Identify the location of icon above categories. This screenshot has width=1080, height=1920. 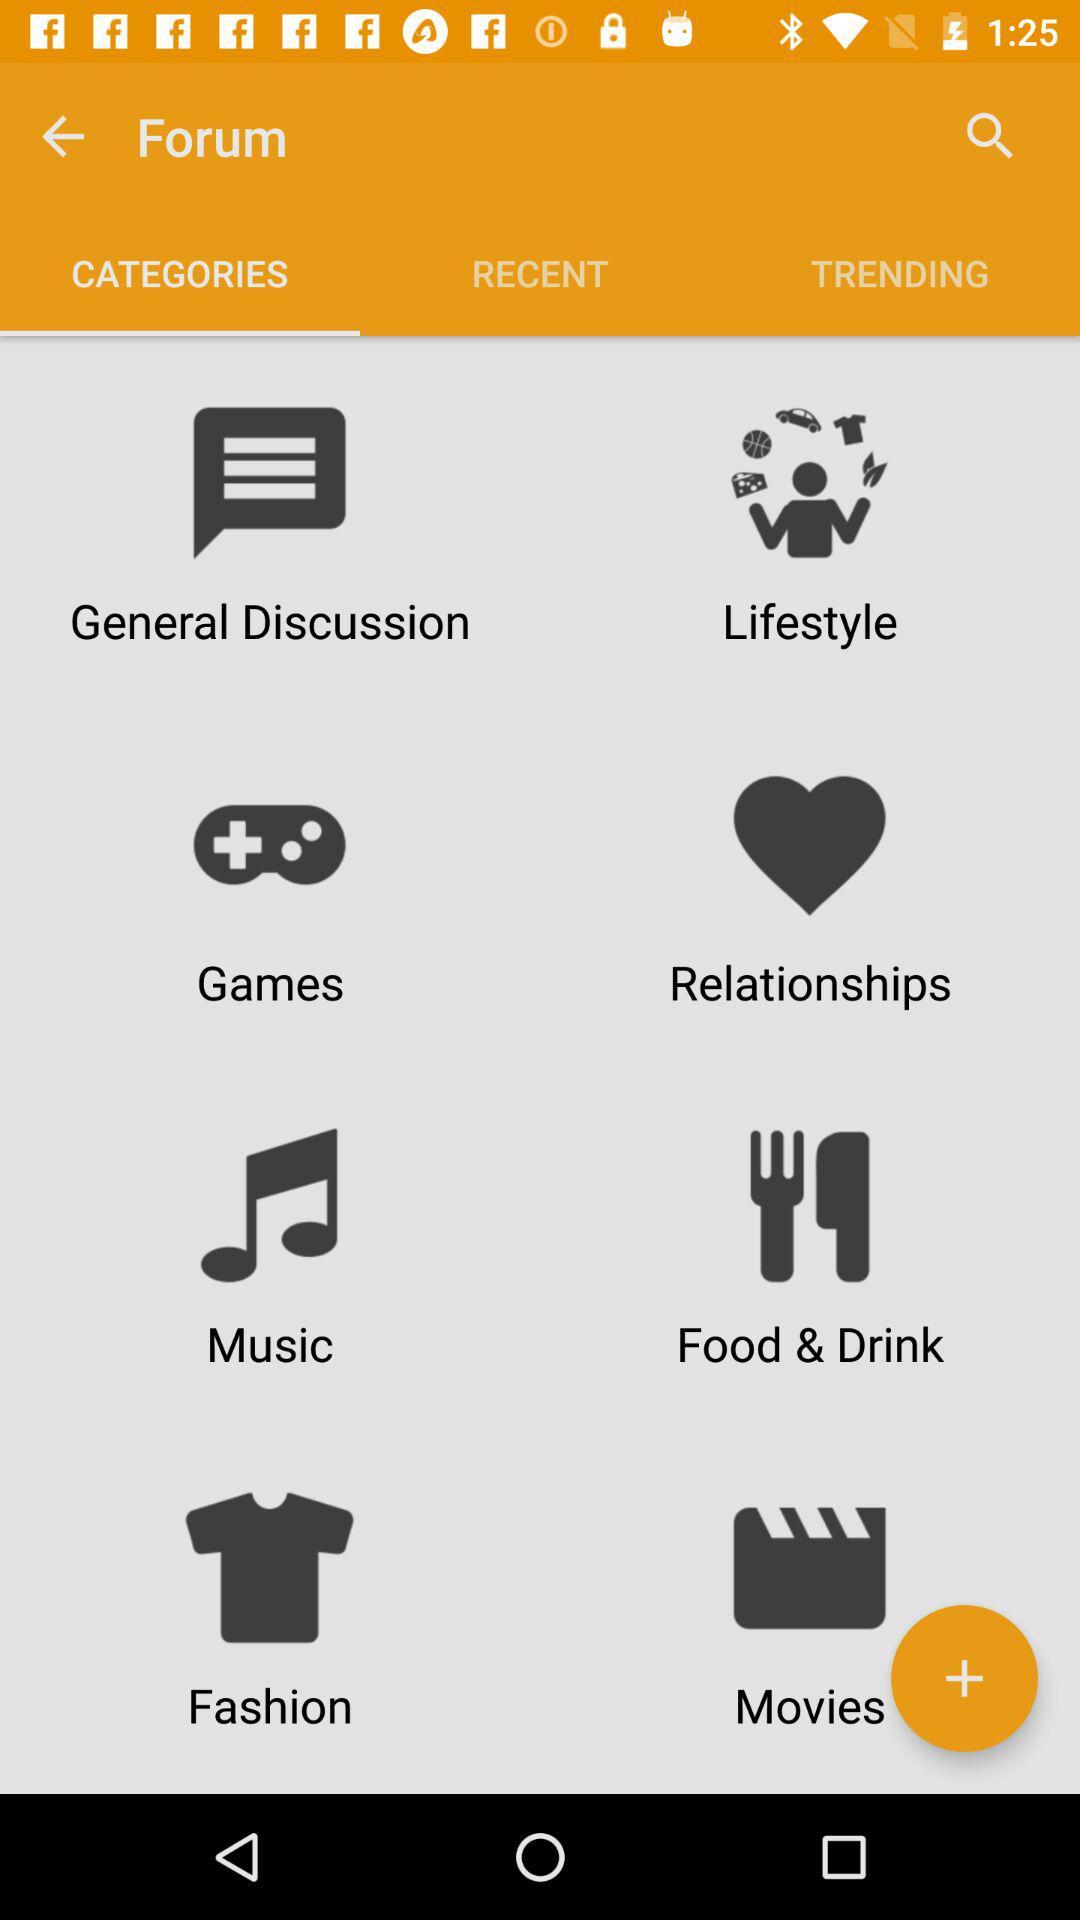
(61, 135).